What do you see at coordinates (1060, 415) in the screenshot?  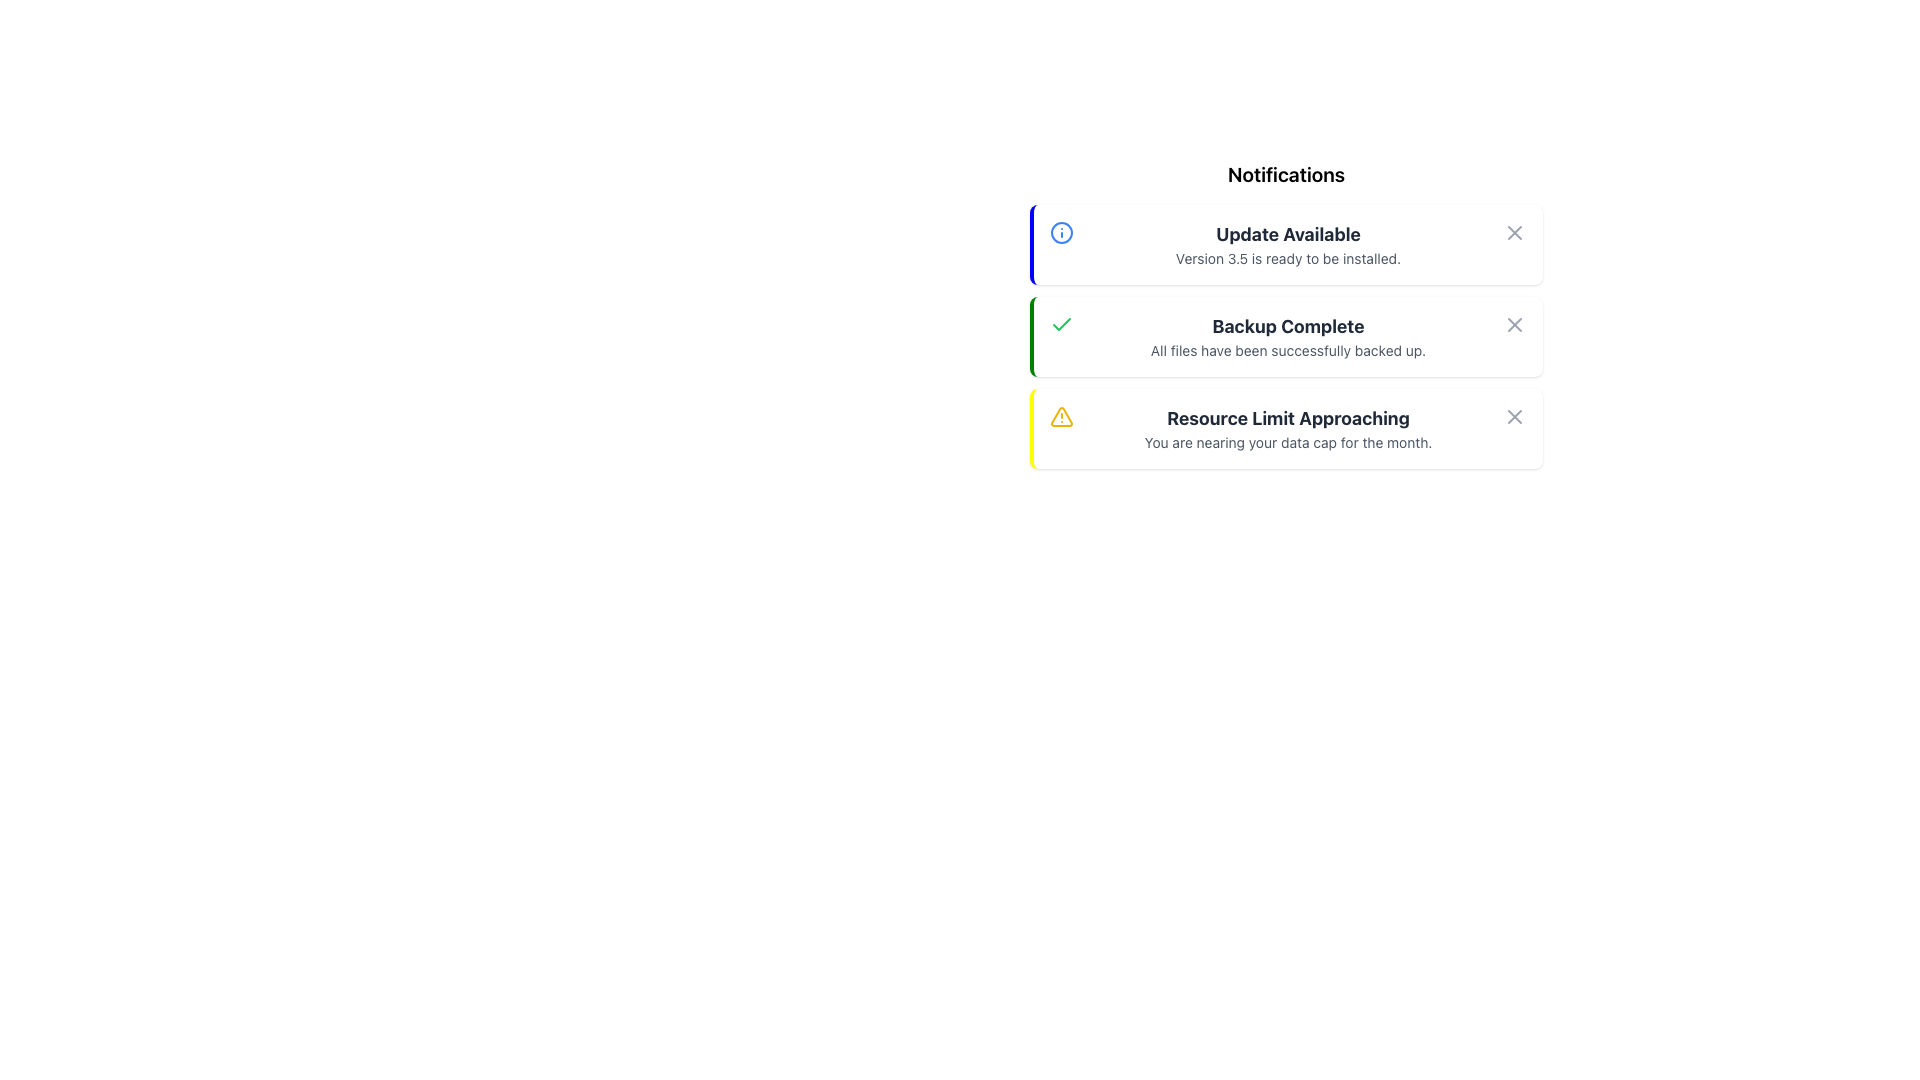 I see `the triangular icon with a yellow border and white interior, featuring a bold yellow exclamation mark, located in the left section of the 'Resource Limit Approaching' notification card` at bounding box center [1060, 415].